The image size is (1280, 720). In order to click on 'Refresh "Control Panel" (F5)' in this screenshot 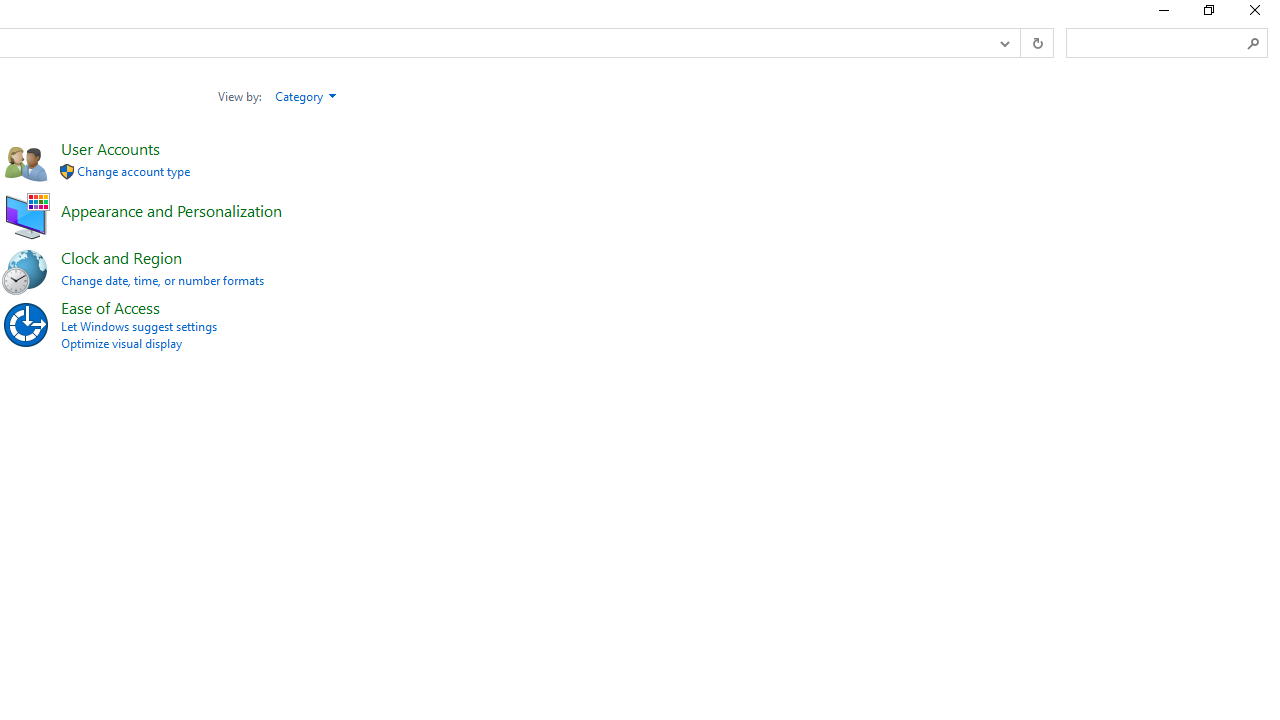, I will do `click(1036, 43)`.